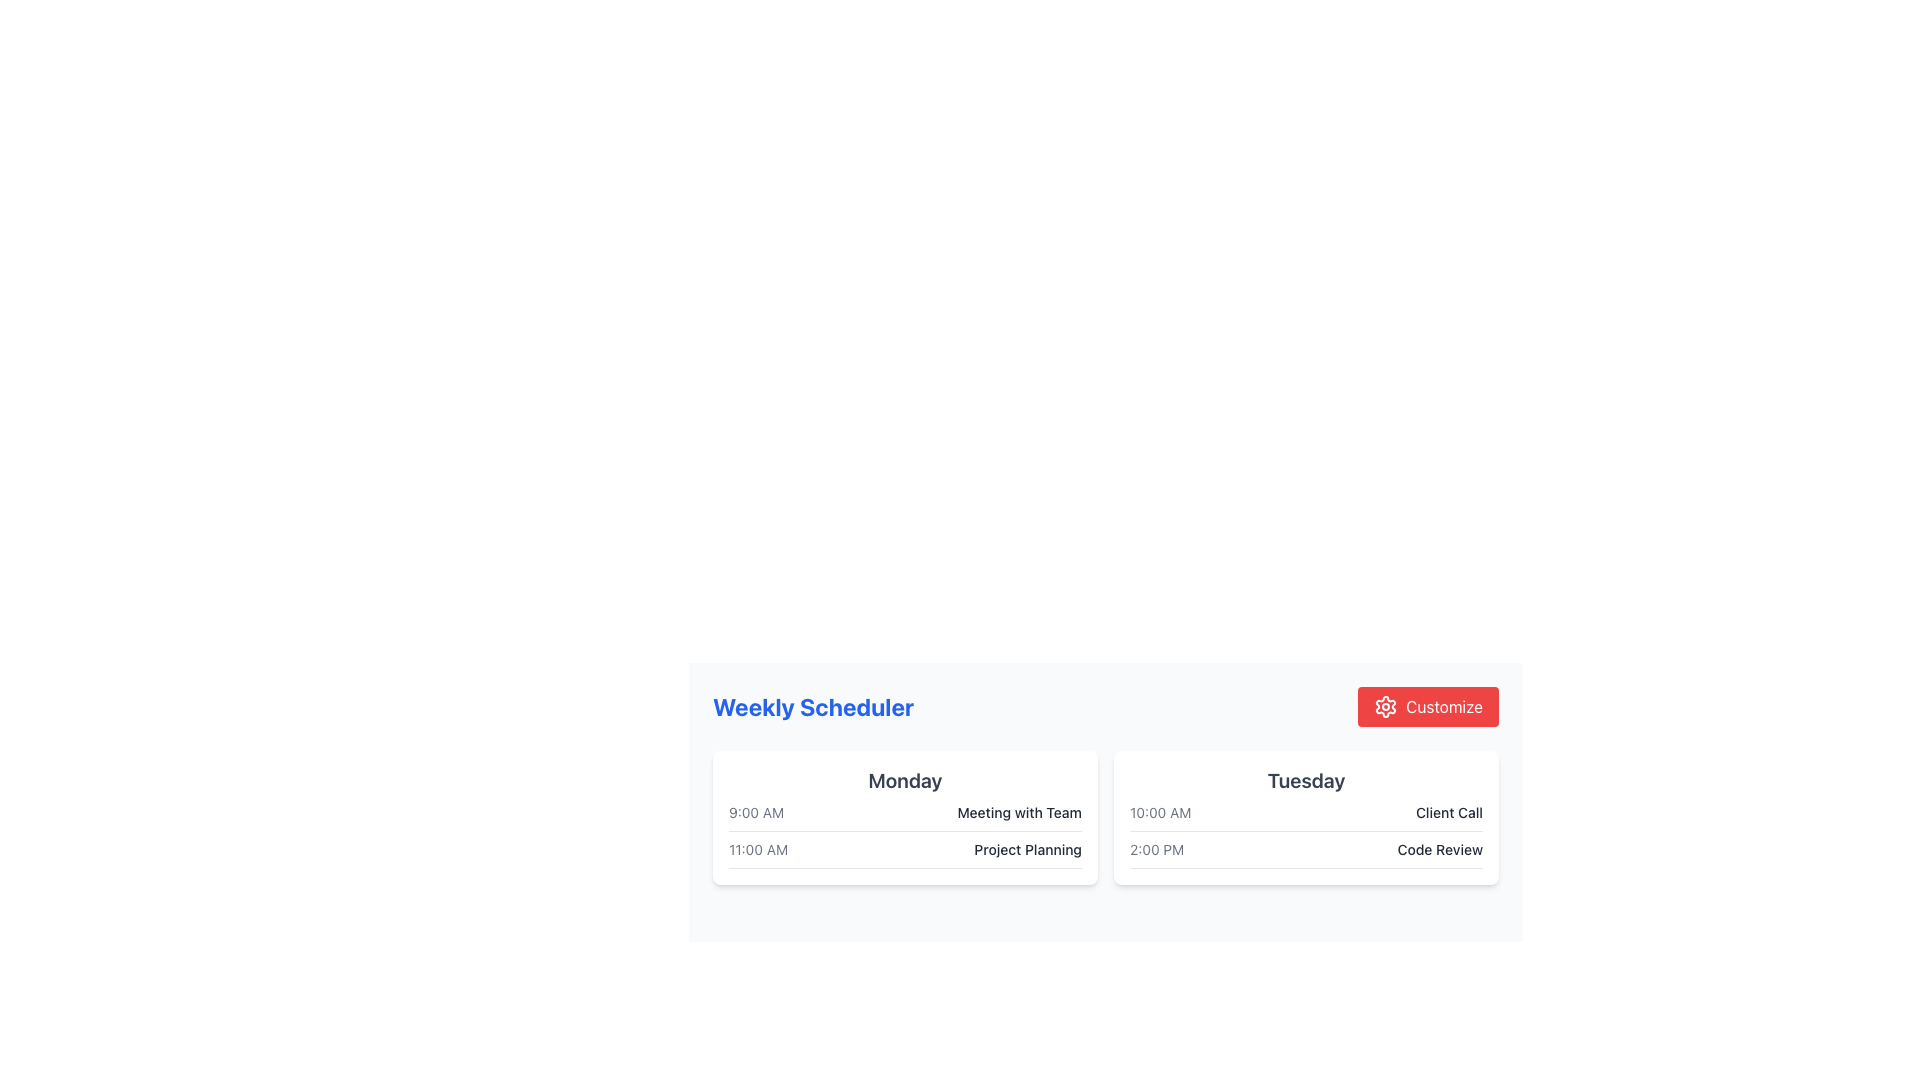 Image resolution: width=1920 pixels, height=1080 pixels. I want to click on timestamp displayed in the Text label for the 'Code Review' event, which is the second item under 'Tuesday' in the schedule interface, so click(1157, 849).